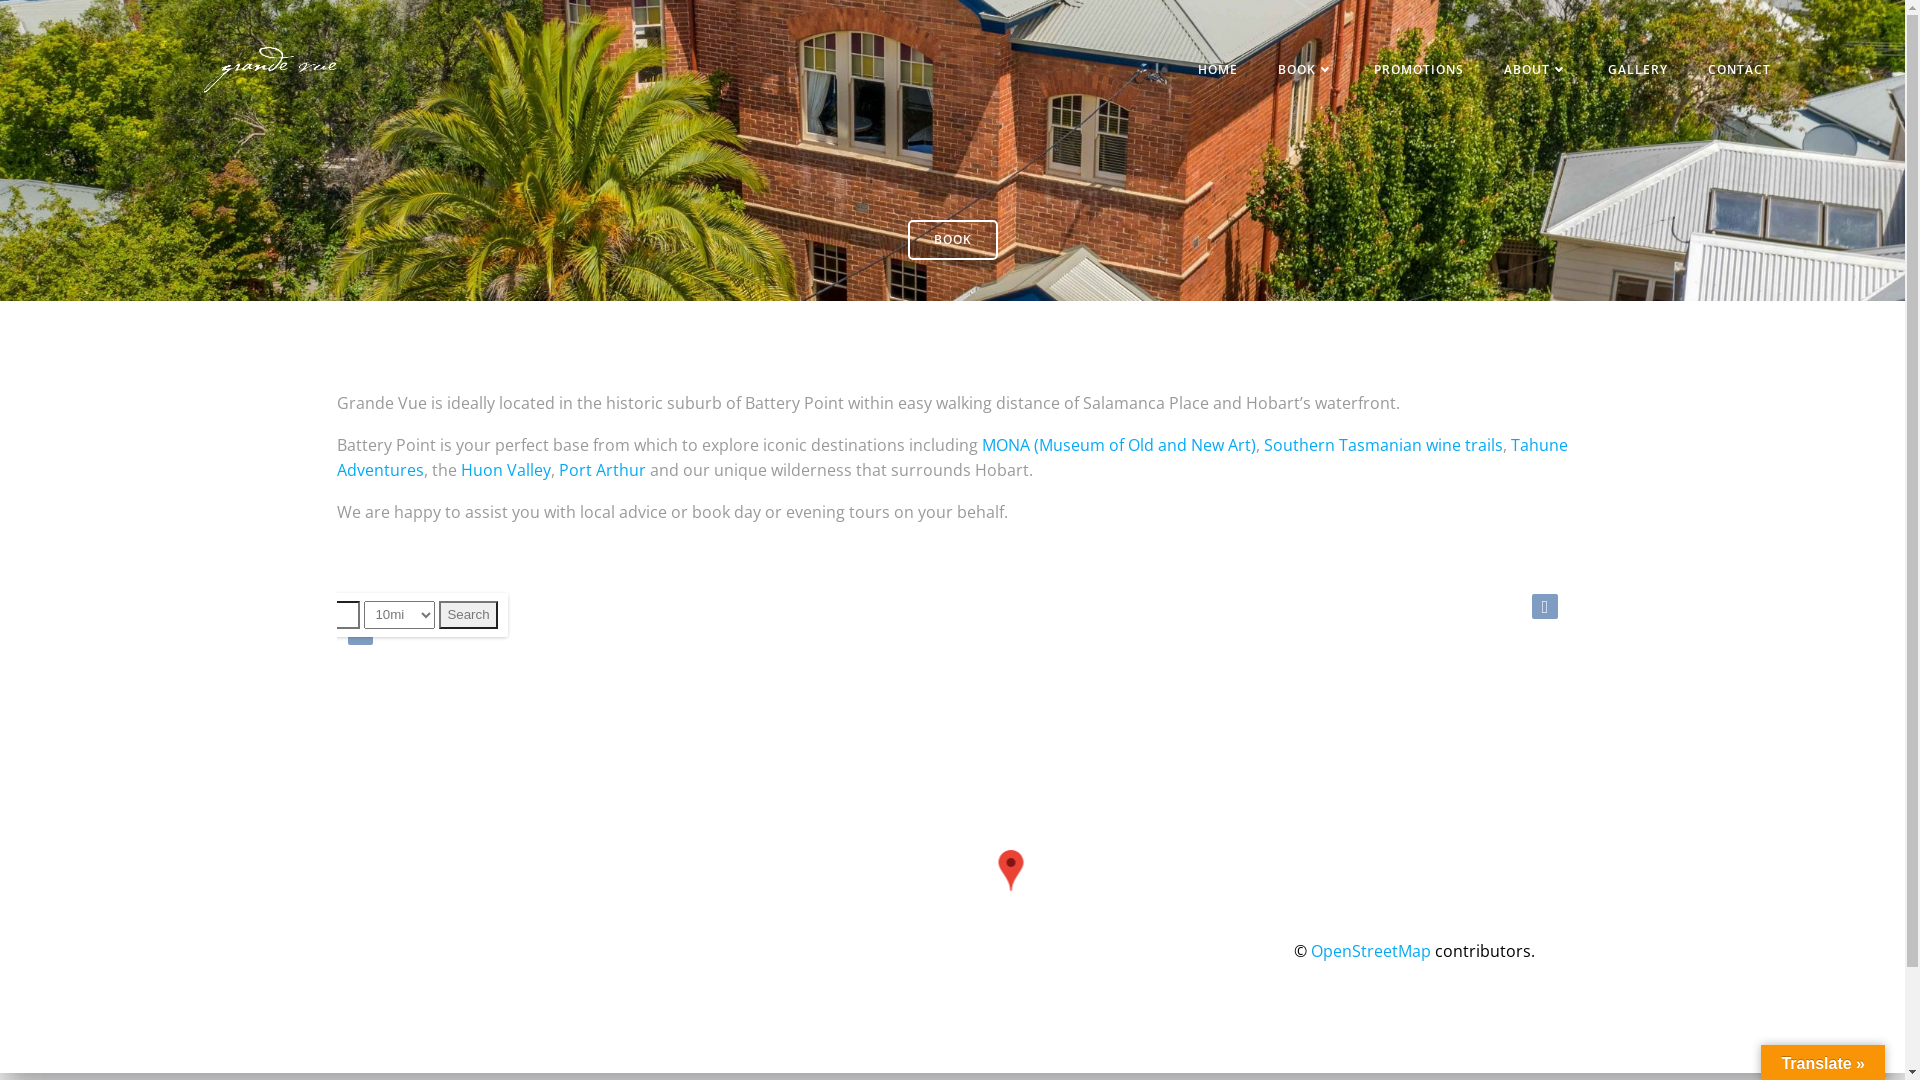 The width and height of the screenshot is (1920, 1080). Describe the element at coordinates (1368, 950) in the screenshot. I see `'OpenStreetMap'` at that location.